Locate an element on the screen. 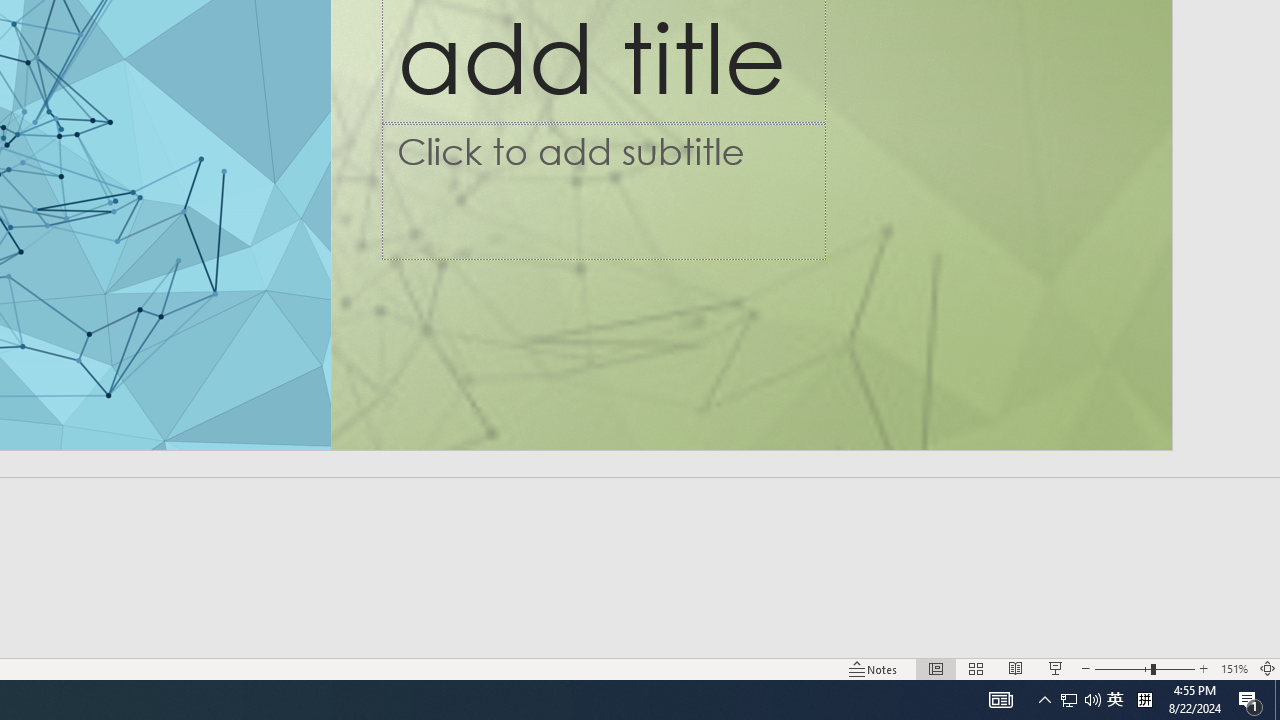 This screenshot has width=1280, height=720. 'Zoom 151%' is located at coordinates (1233, 669).